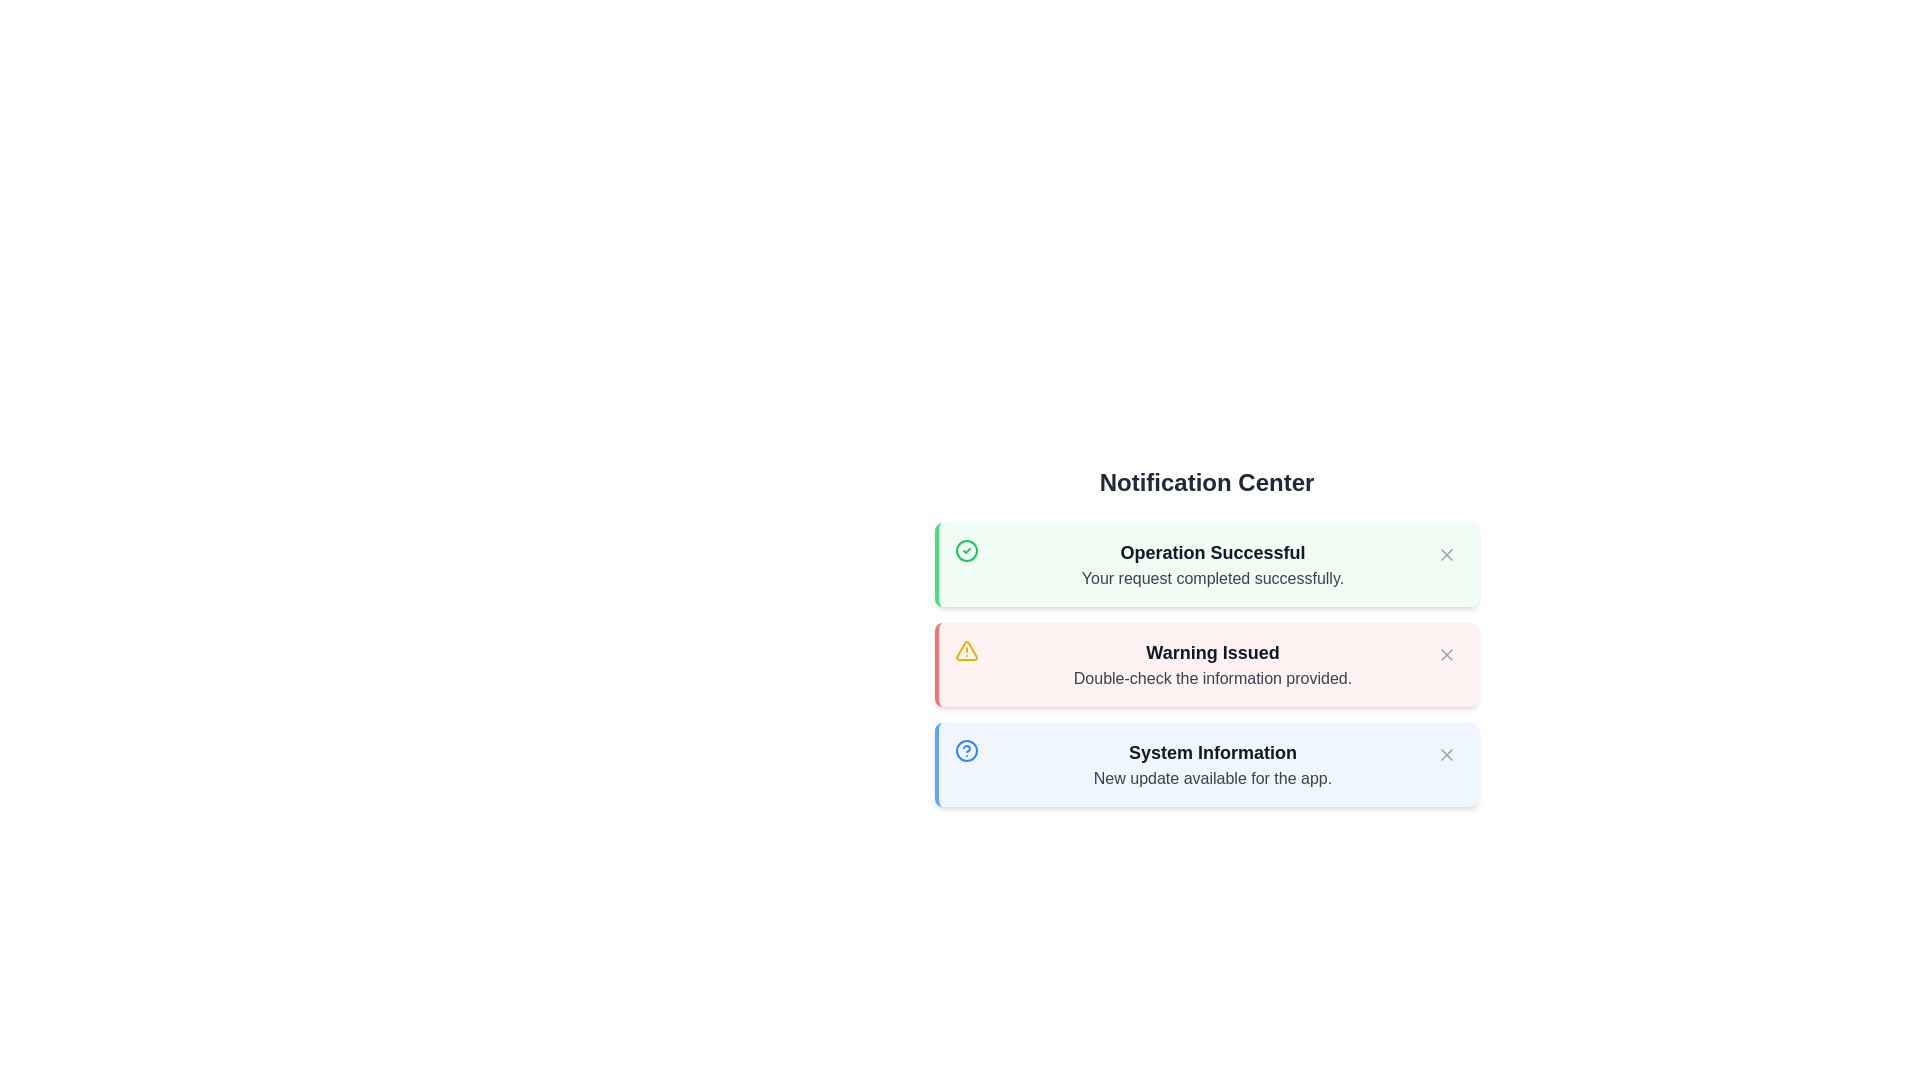 Image resolution: width=1920 pixels, height=1080 pixels. I want to click on the text 'Operation Successful' which is prominently displayed in bold within the first notification card of the Notification Center, so click(1212, 552).